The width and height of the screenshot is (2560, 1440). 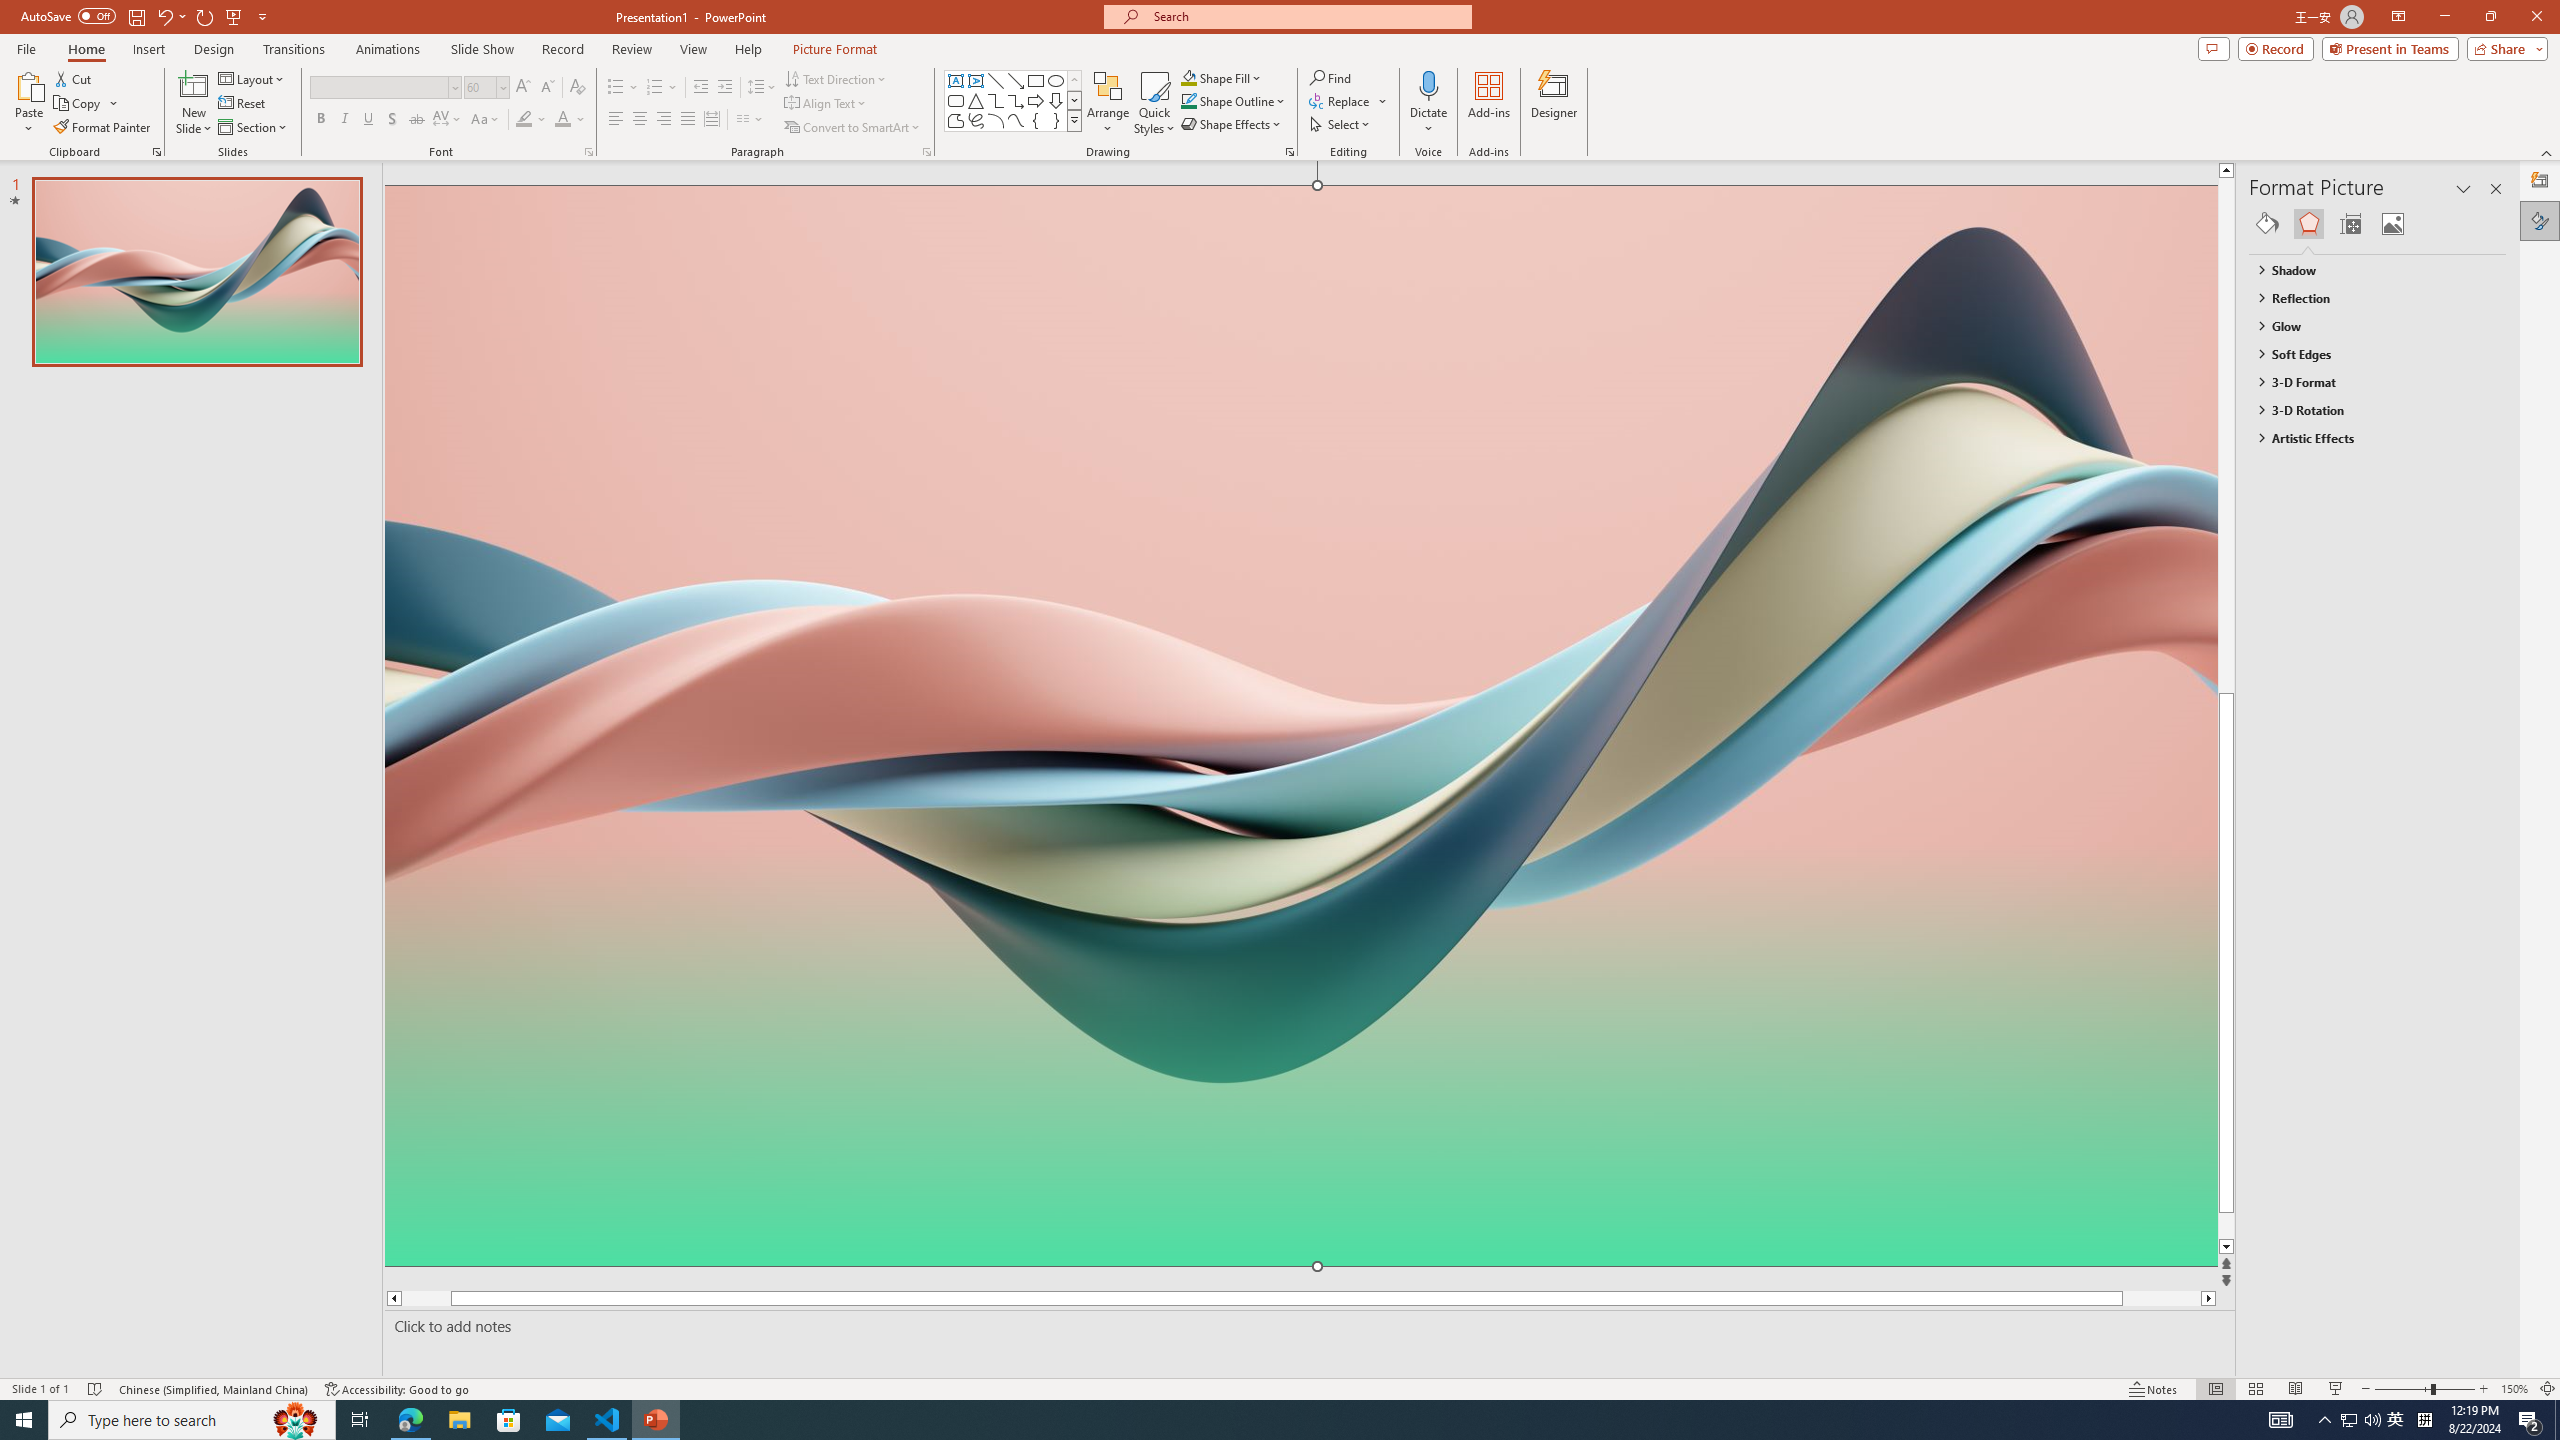 What do you see at coordinates (2392, 222) in the screenshot?
I see `'Picture'` at bounding box center [2392, 222].